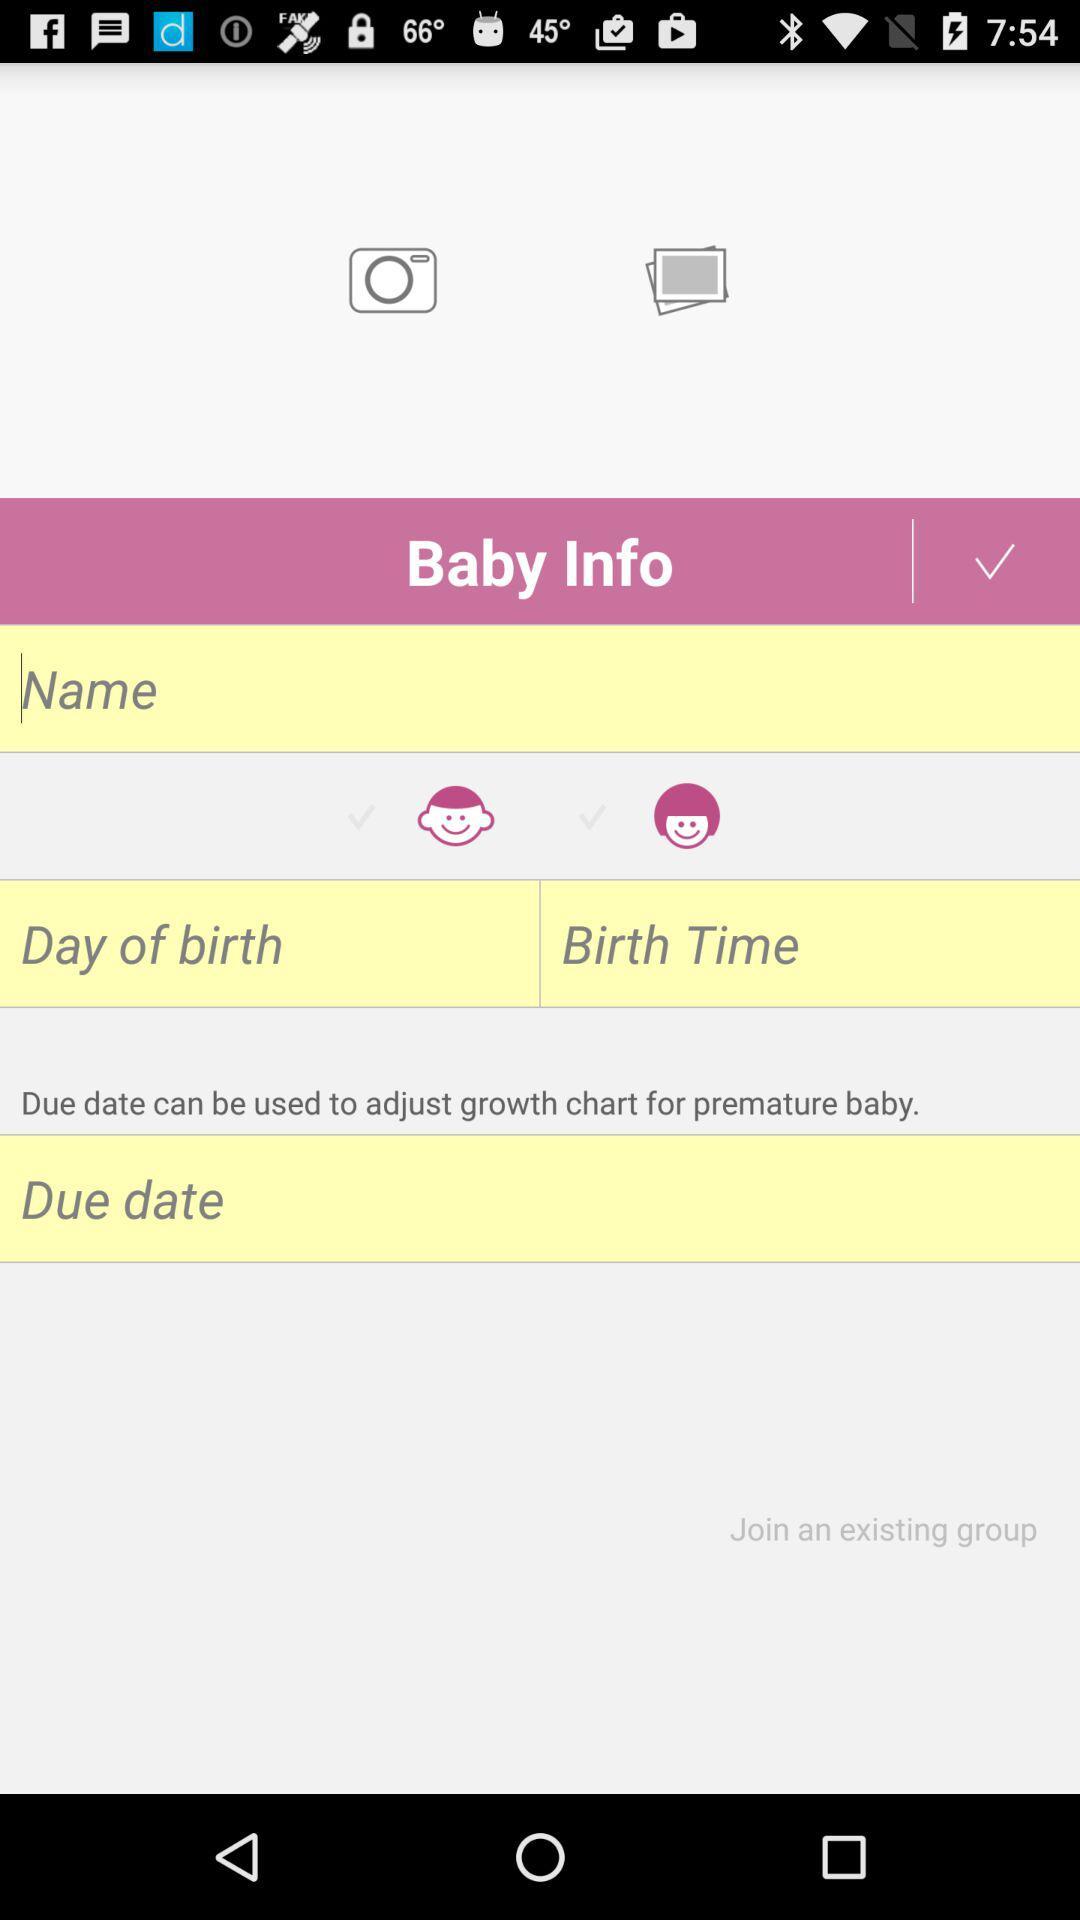 The width and height of the screenshot is (1080, 1920). Describe the element at coordinates (685, 299) in the screenshot. I see `the chat icon` at that location.